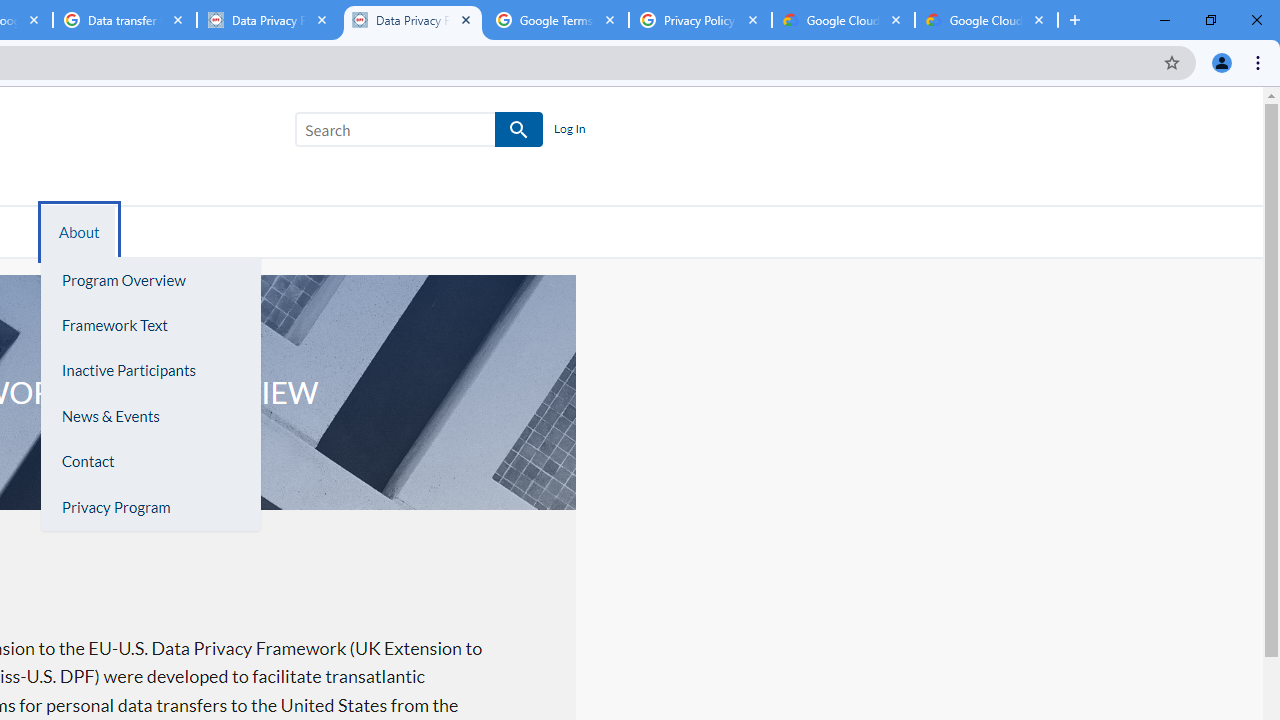 The width and height of the screenshot is (1280, 720). Describe the element at coordinates (149, 462) in the screenshot. I see `'Contact'` at that location.